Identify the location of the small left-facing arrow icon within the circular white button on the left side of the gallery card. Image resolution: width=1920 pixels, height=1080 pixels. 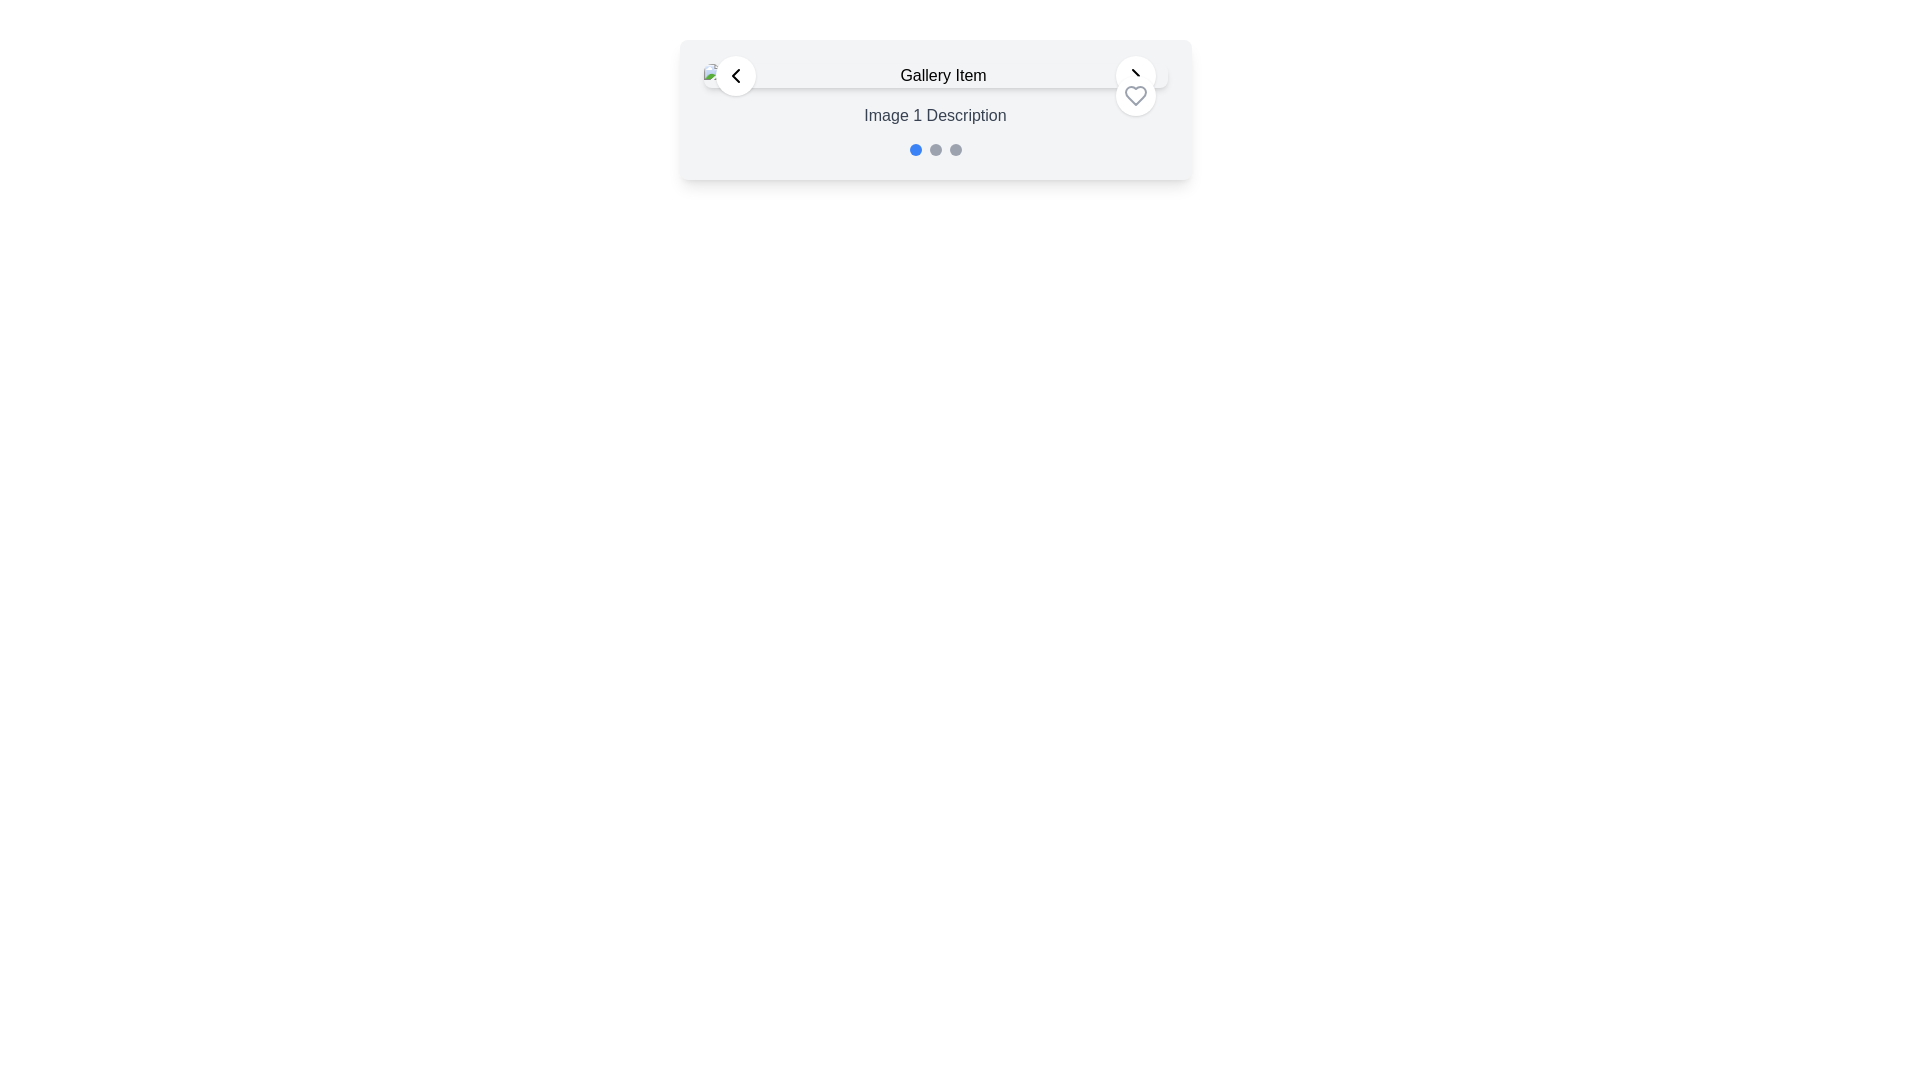
(734, 75).